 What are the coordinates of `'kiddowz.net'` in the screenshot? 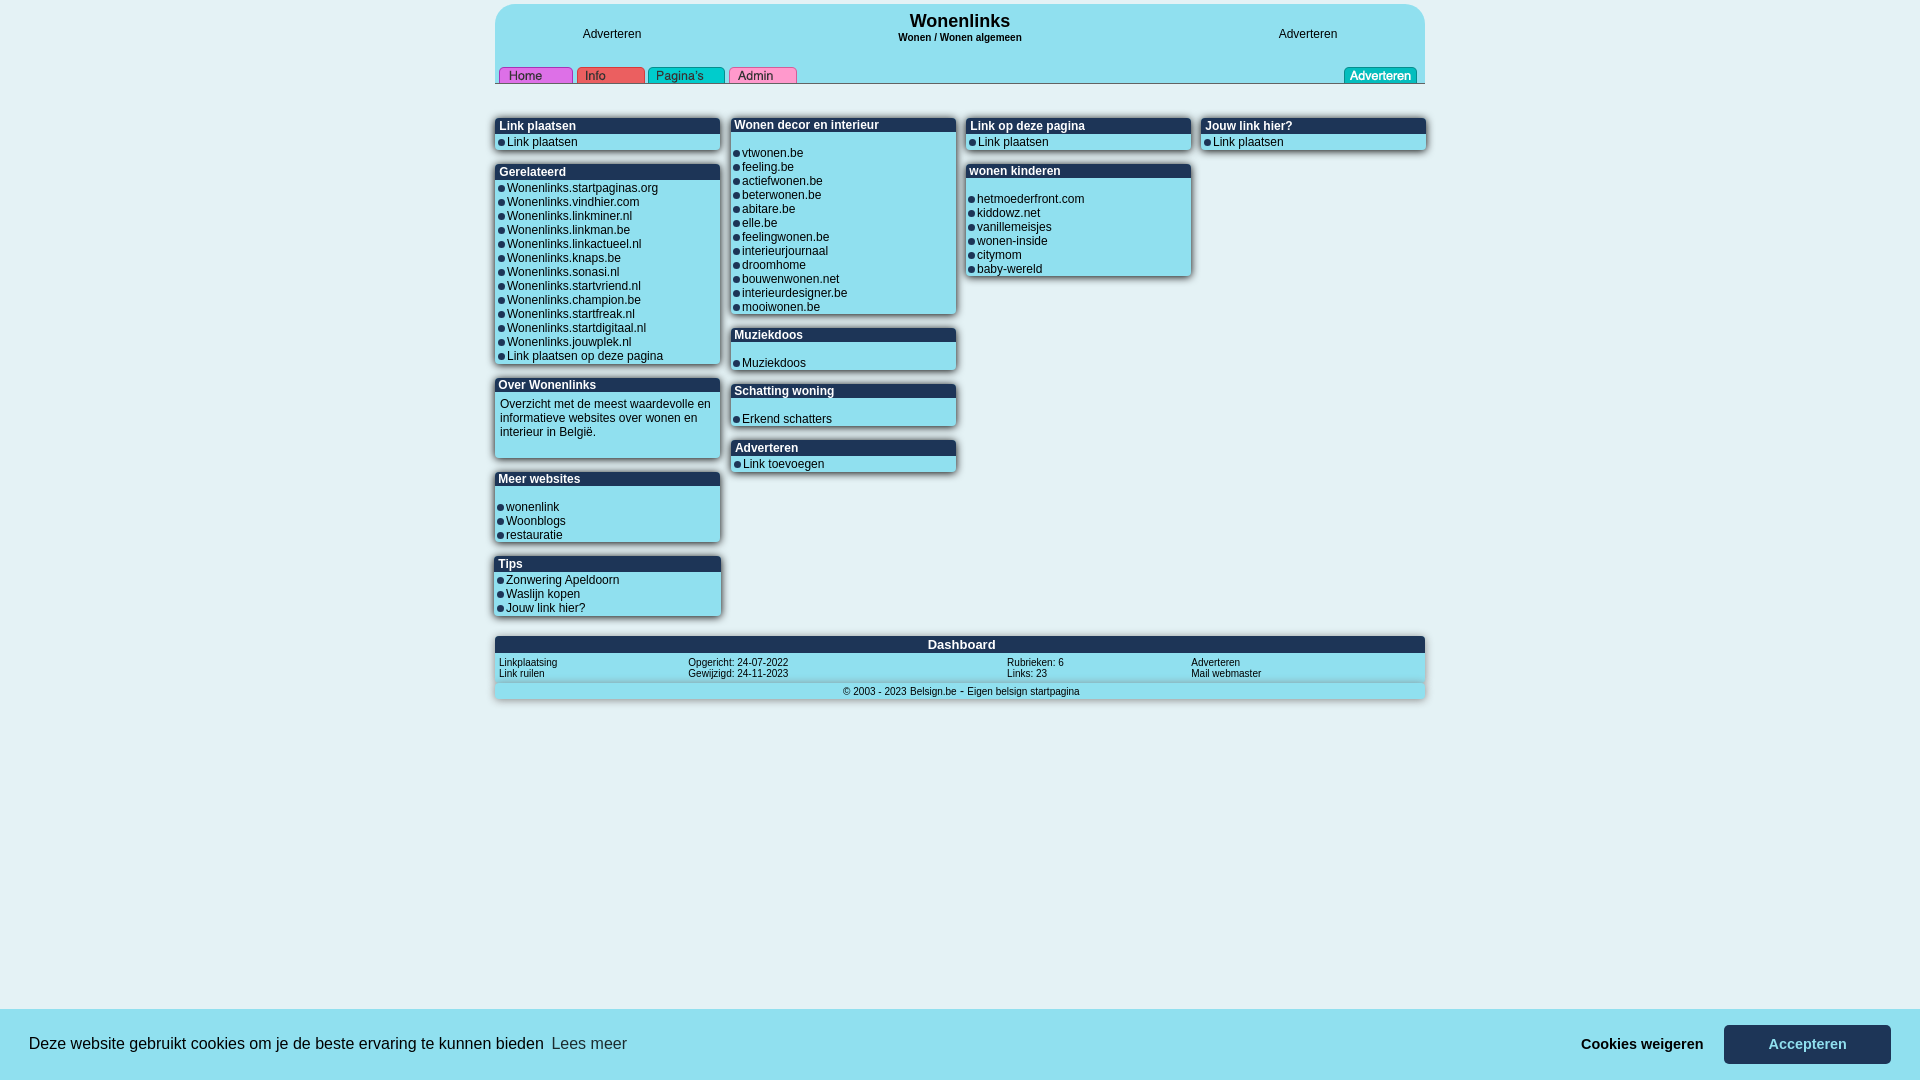 It's located at (977, 212).